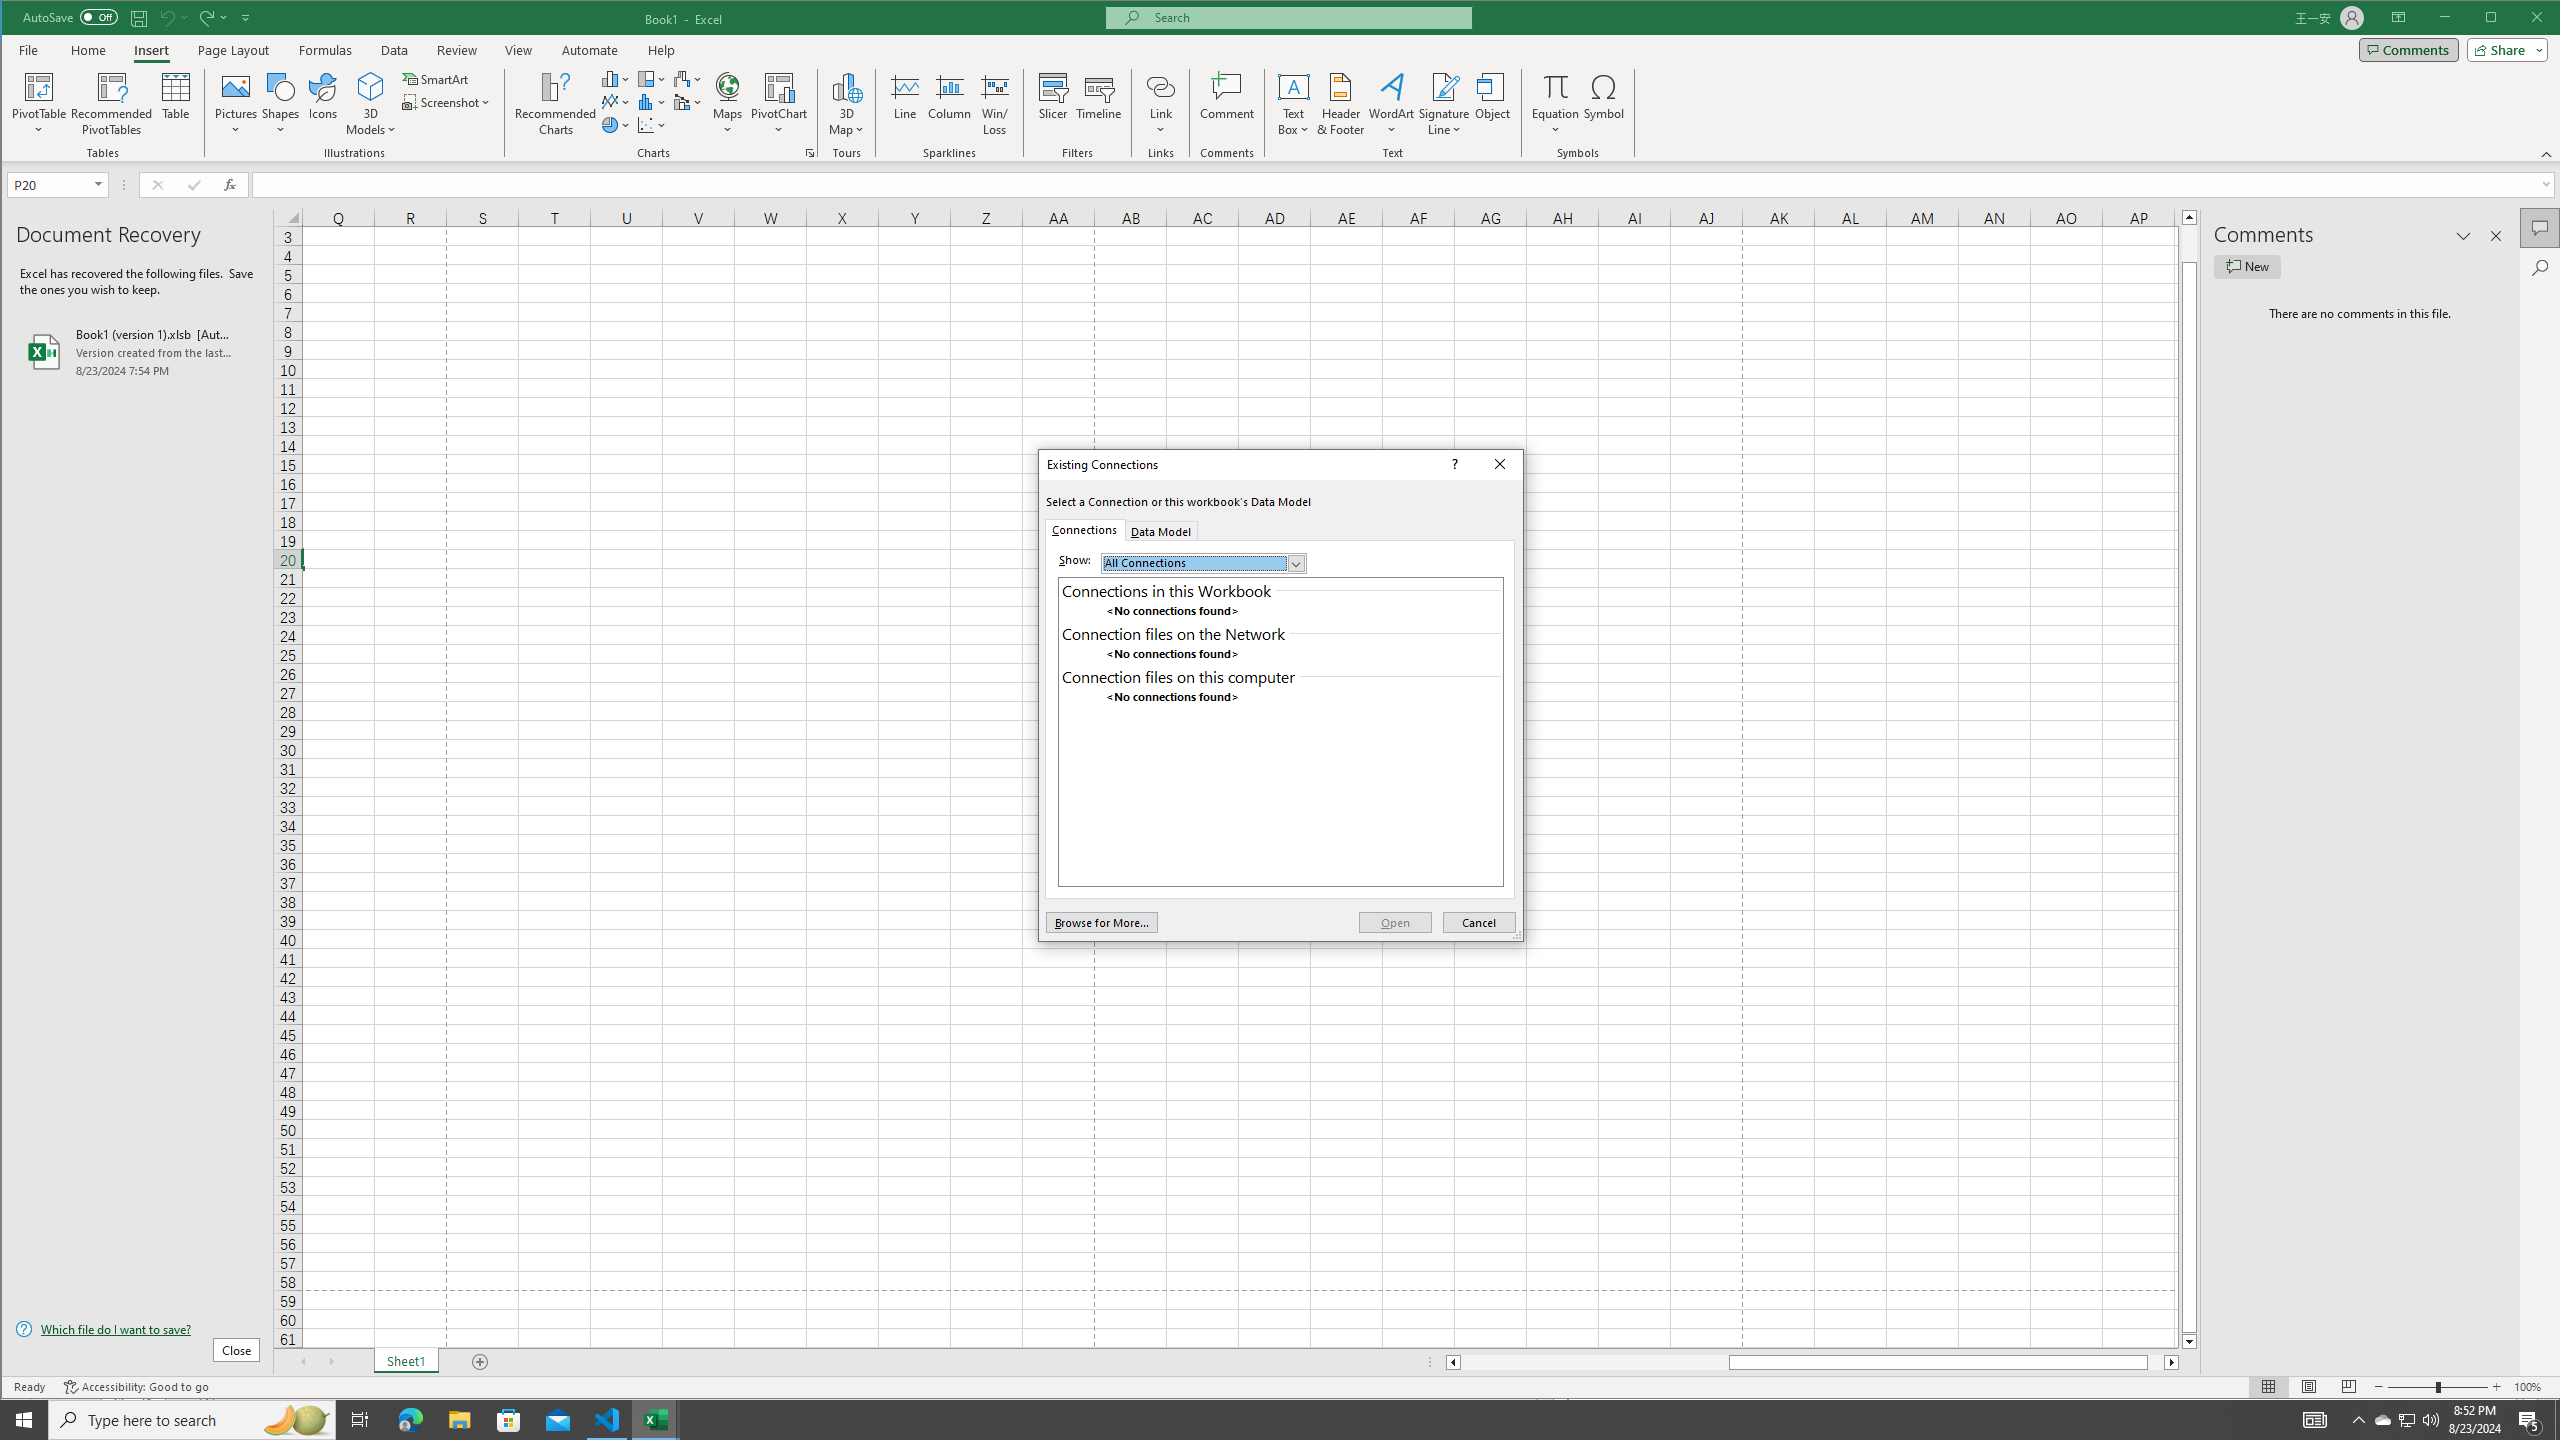 The width and height of the screenshot is (2560, 1440). What do you see at coordinates (1203, 562) in the screenshot?
I see `'Show'` at bounding box center [1203, 562].